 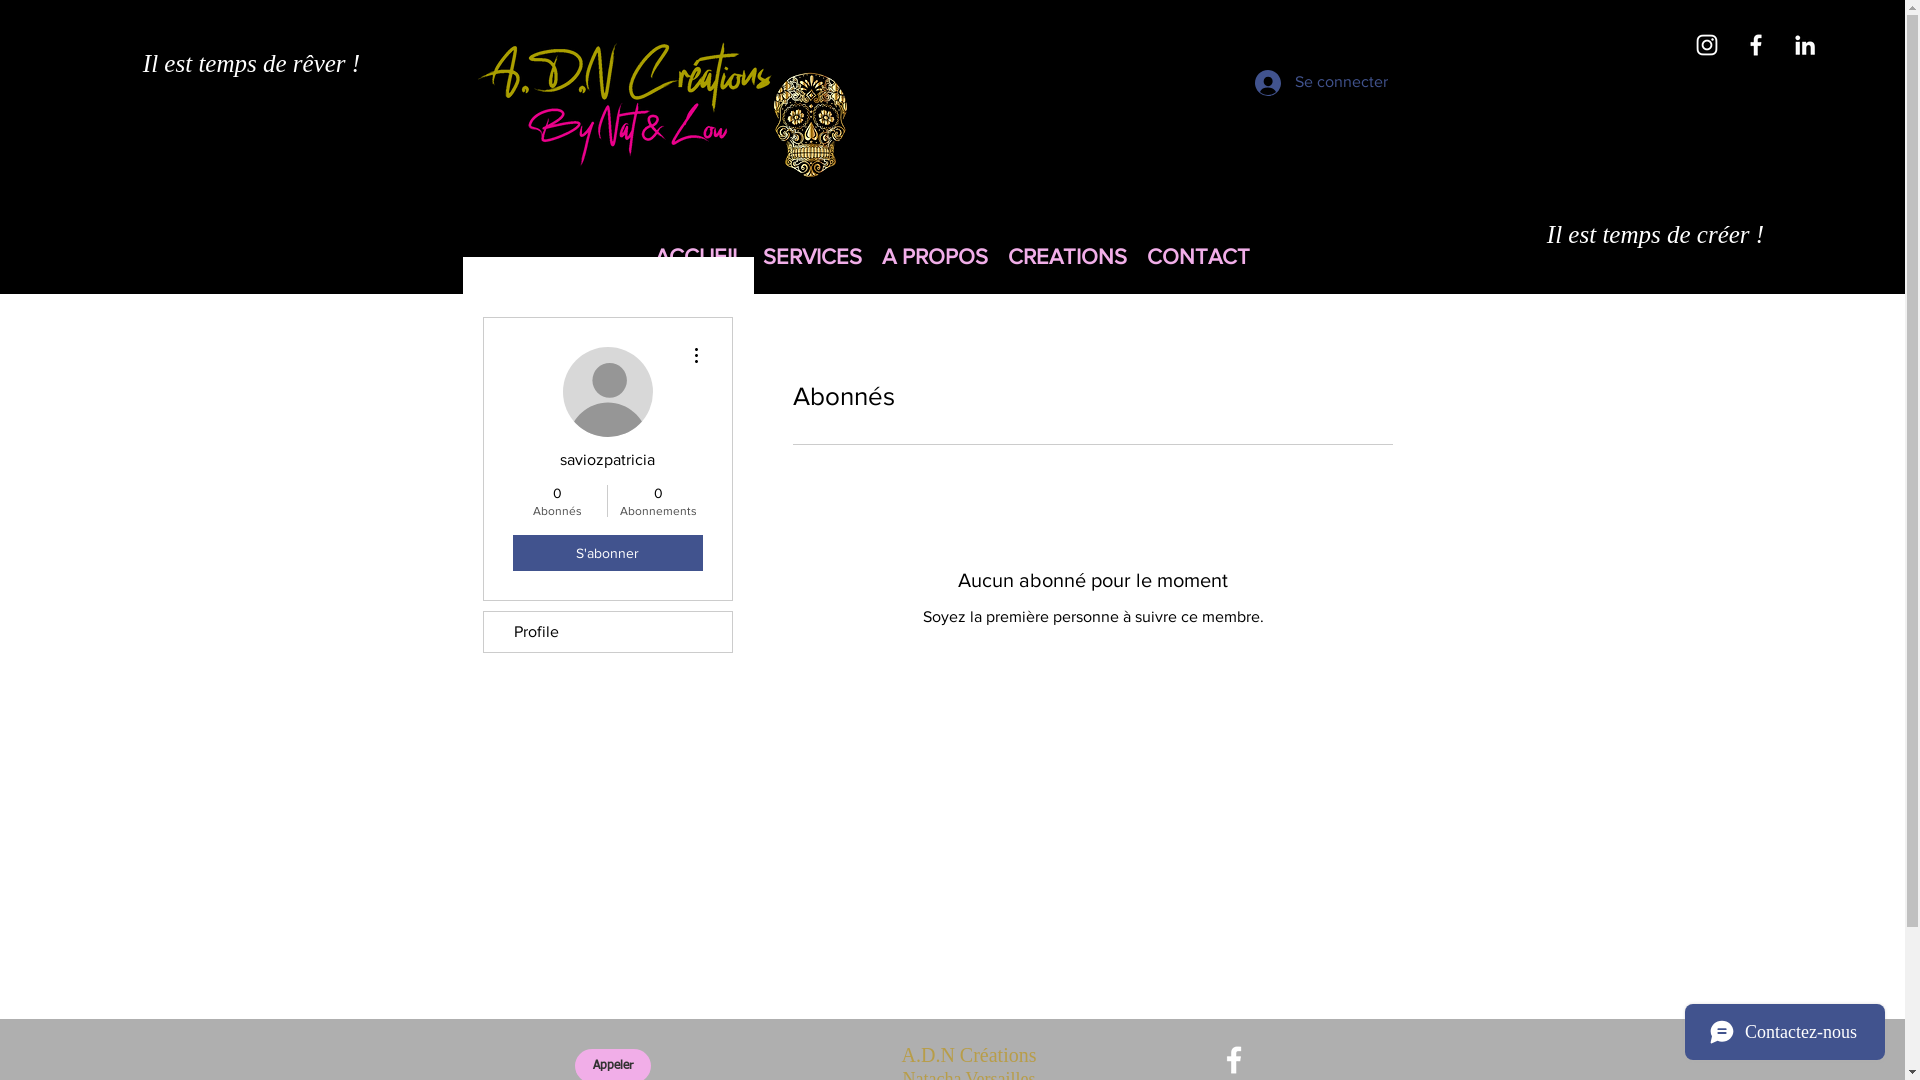 What do you see at coordinates (607, 632) in the screenshot?
I see `'Profile'` at bounding box center [607, 632].